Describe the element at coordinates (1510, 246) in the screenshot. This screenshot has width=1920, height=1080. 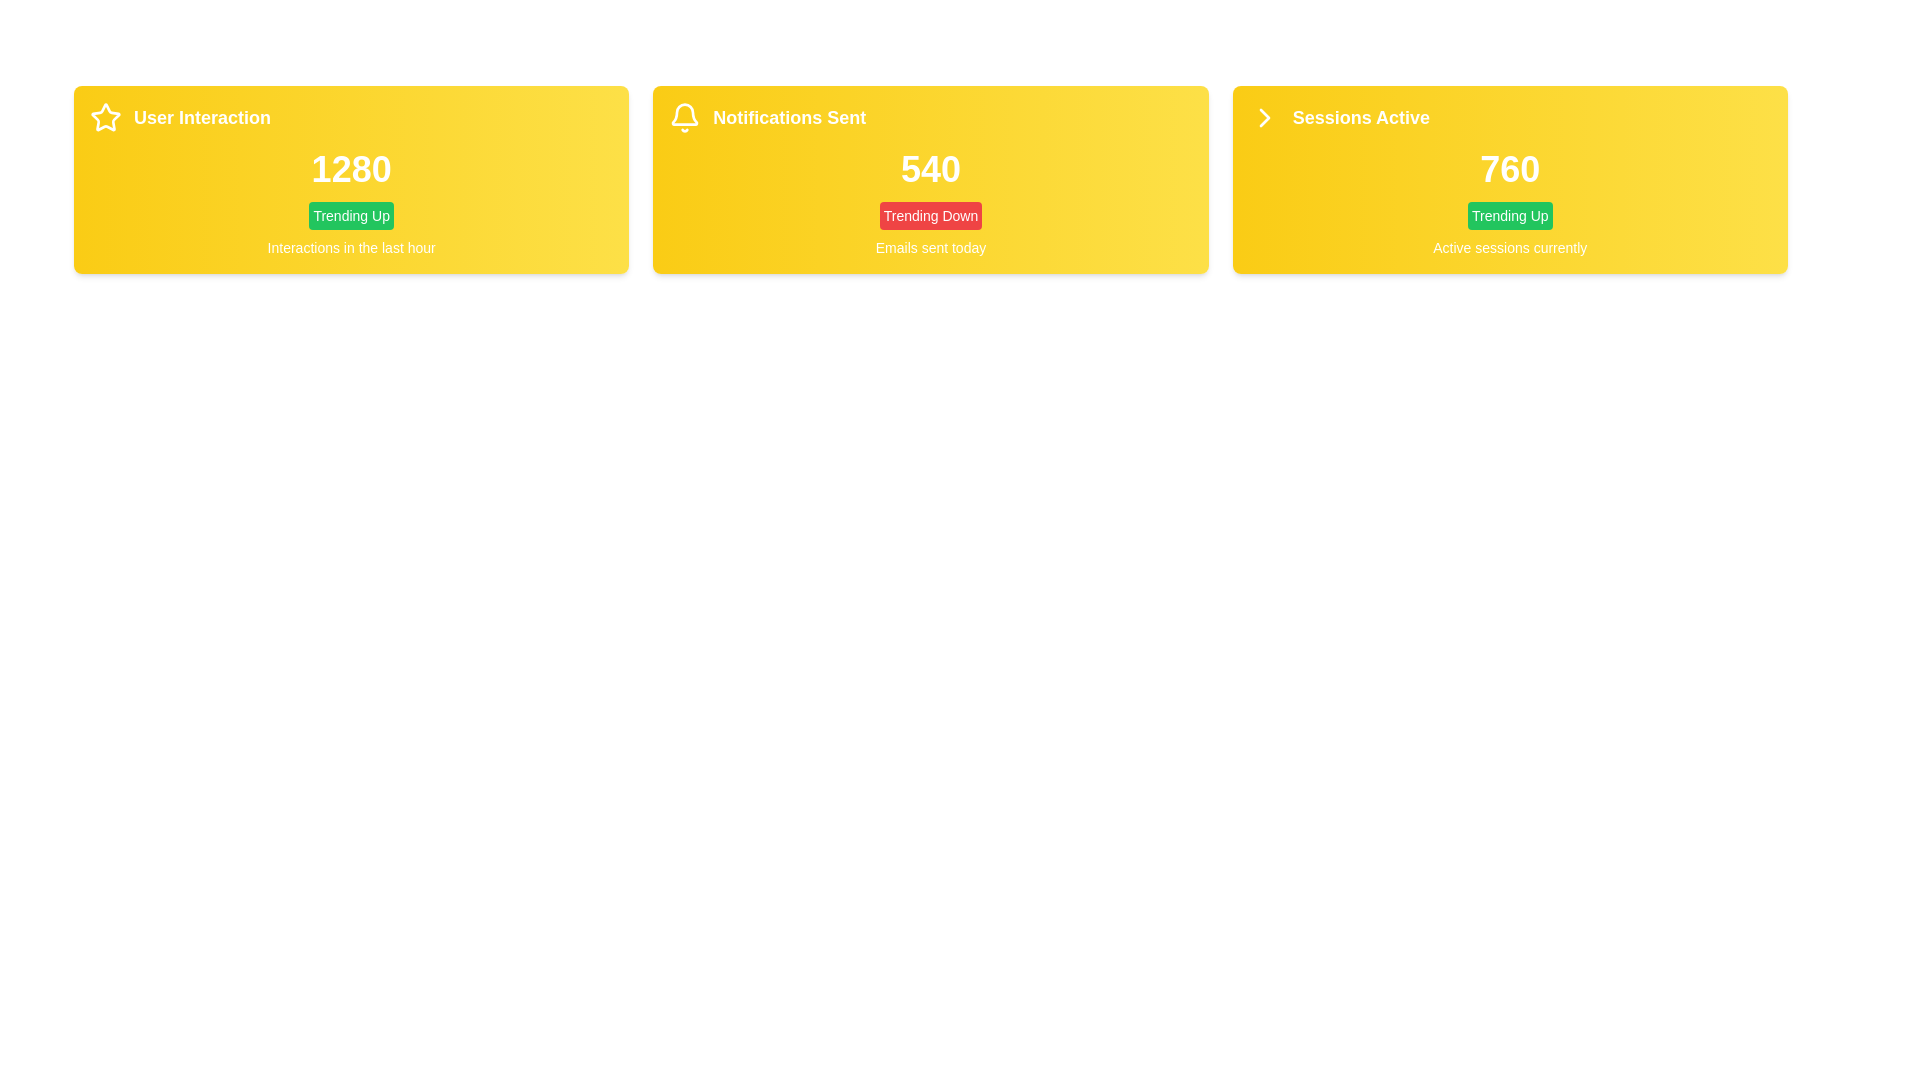
I see `the static text element labeled 'Active sessions currently', which is styled with small white font and located at the bottom of a yellow gradient panel labeled 'Sessions Active'` at that location.